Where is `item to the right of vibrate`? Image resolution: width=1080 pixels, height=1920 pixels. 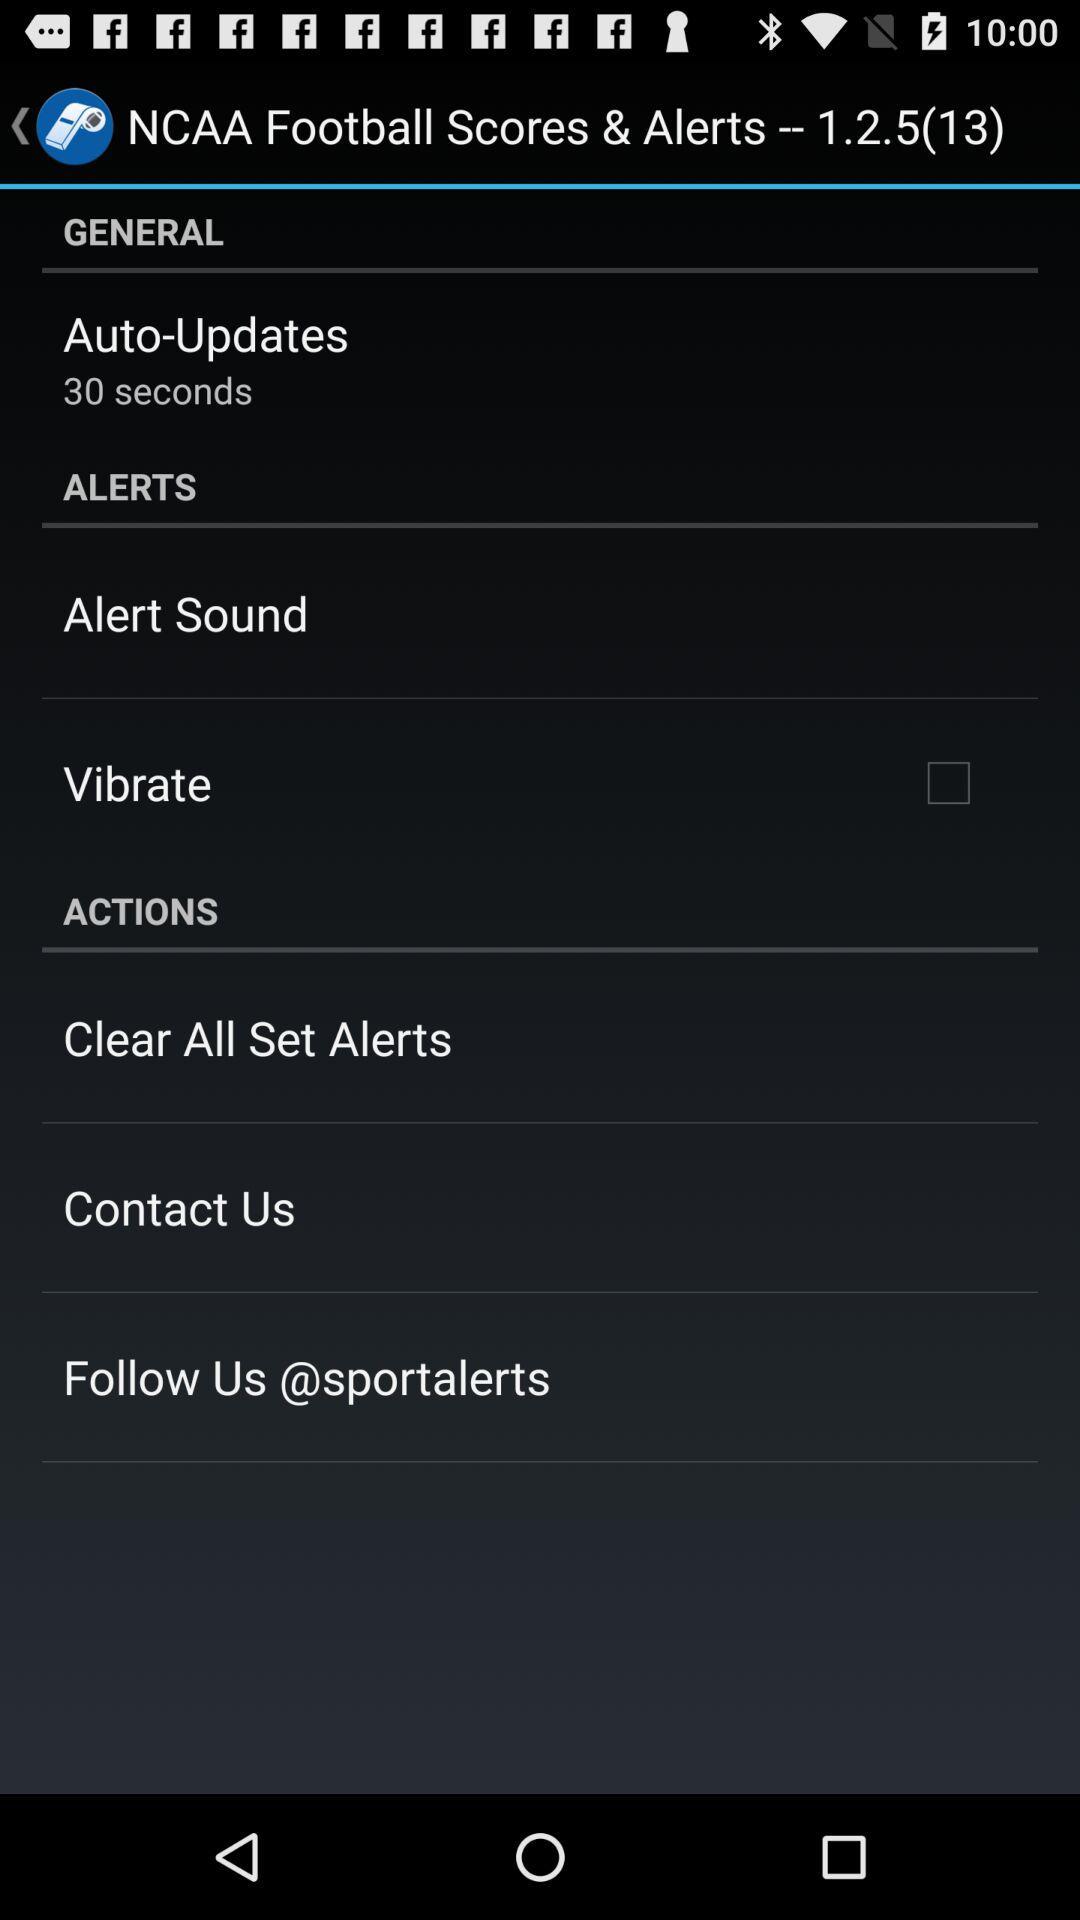 item to the right of vibrate is located at coordinates (947, 781).